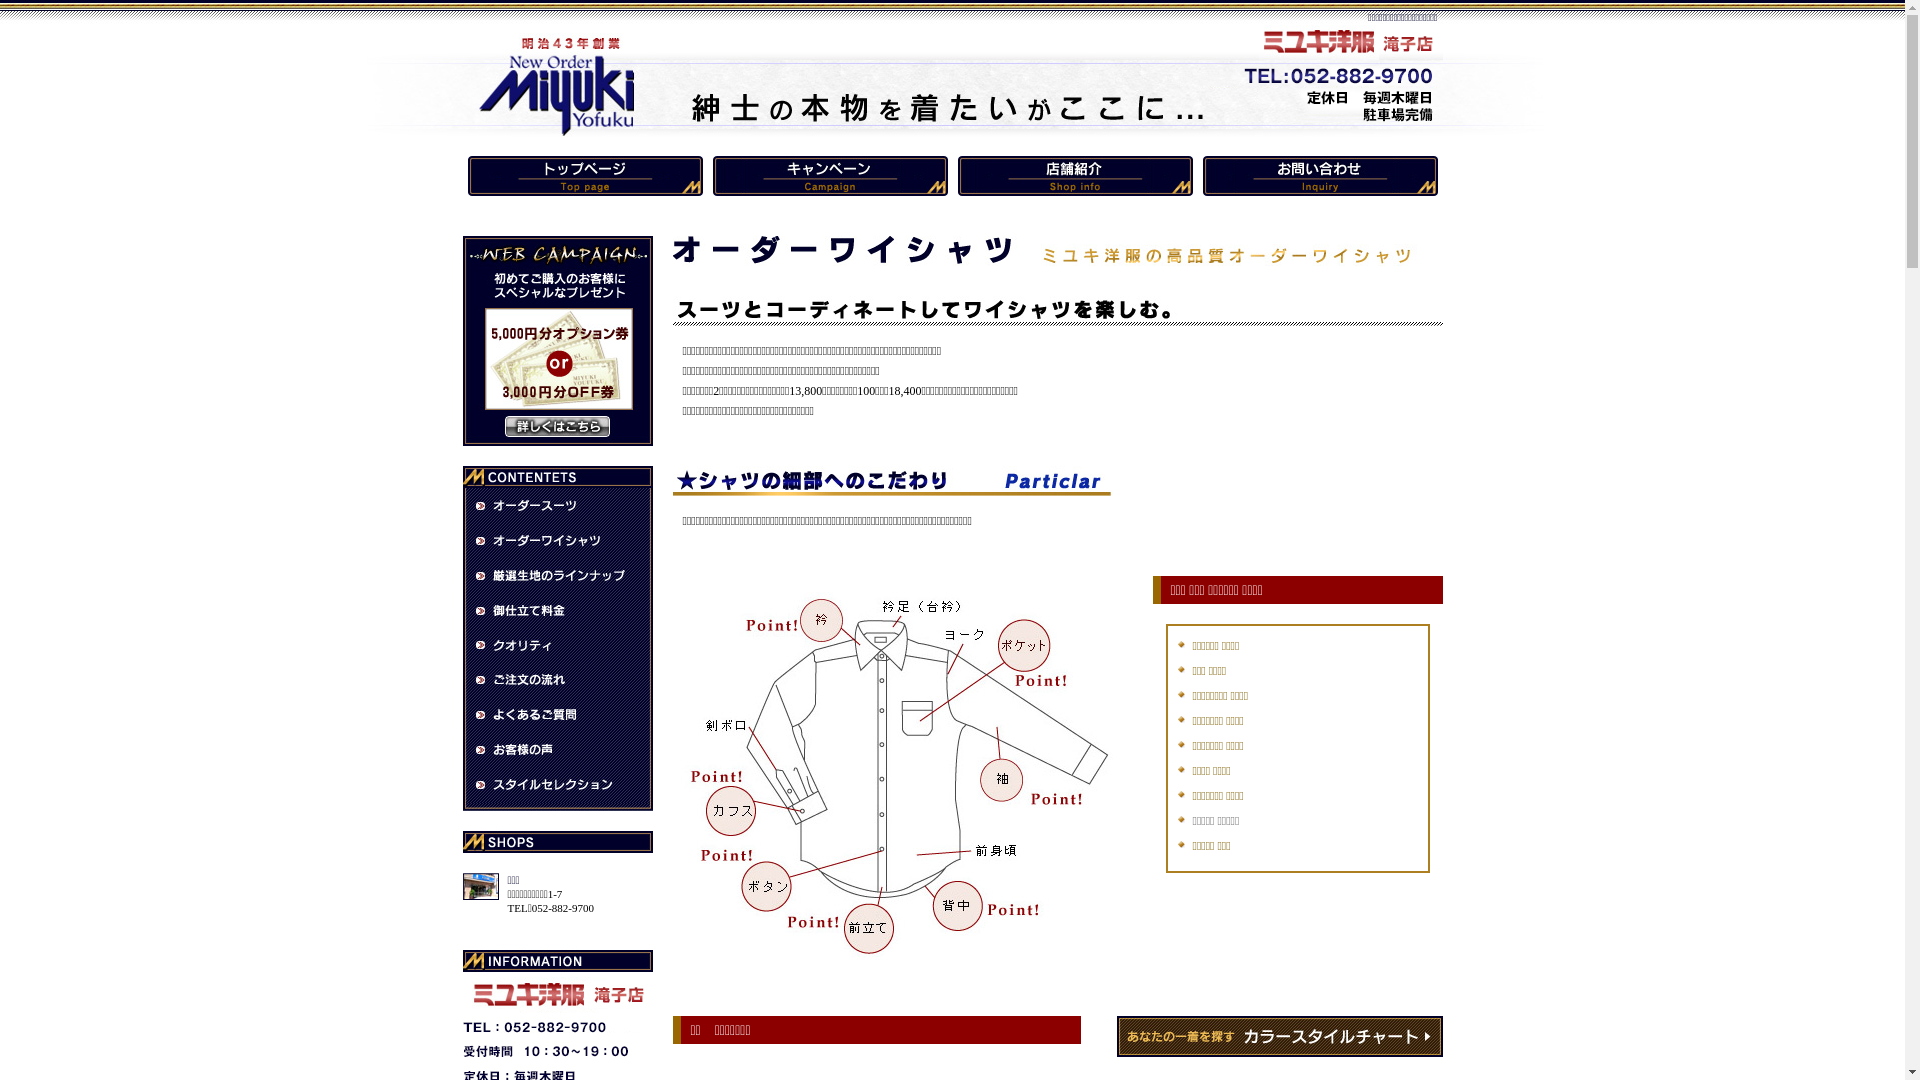  I want to click on 'Q&A', so click(556, 714).